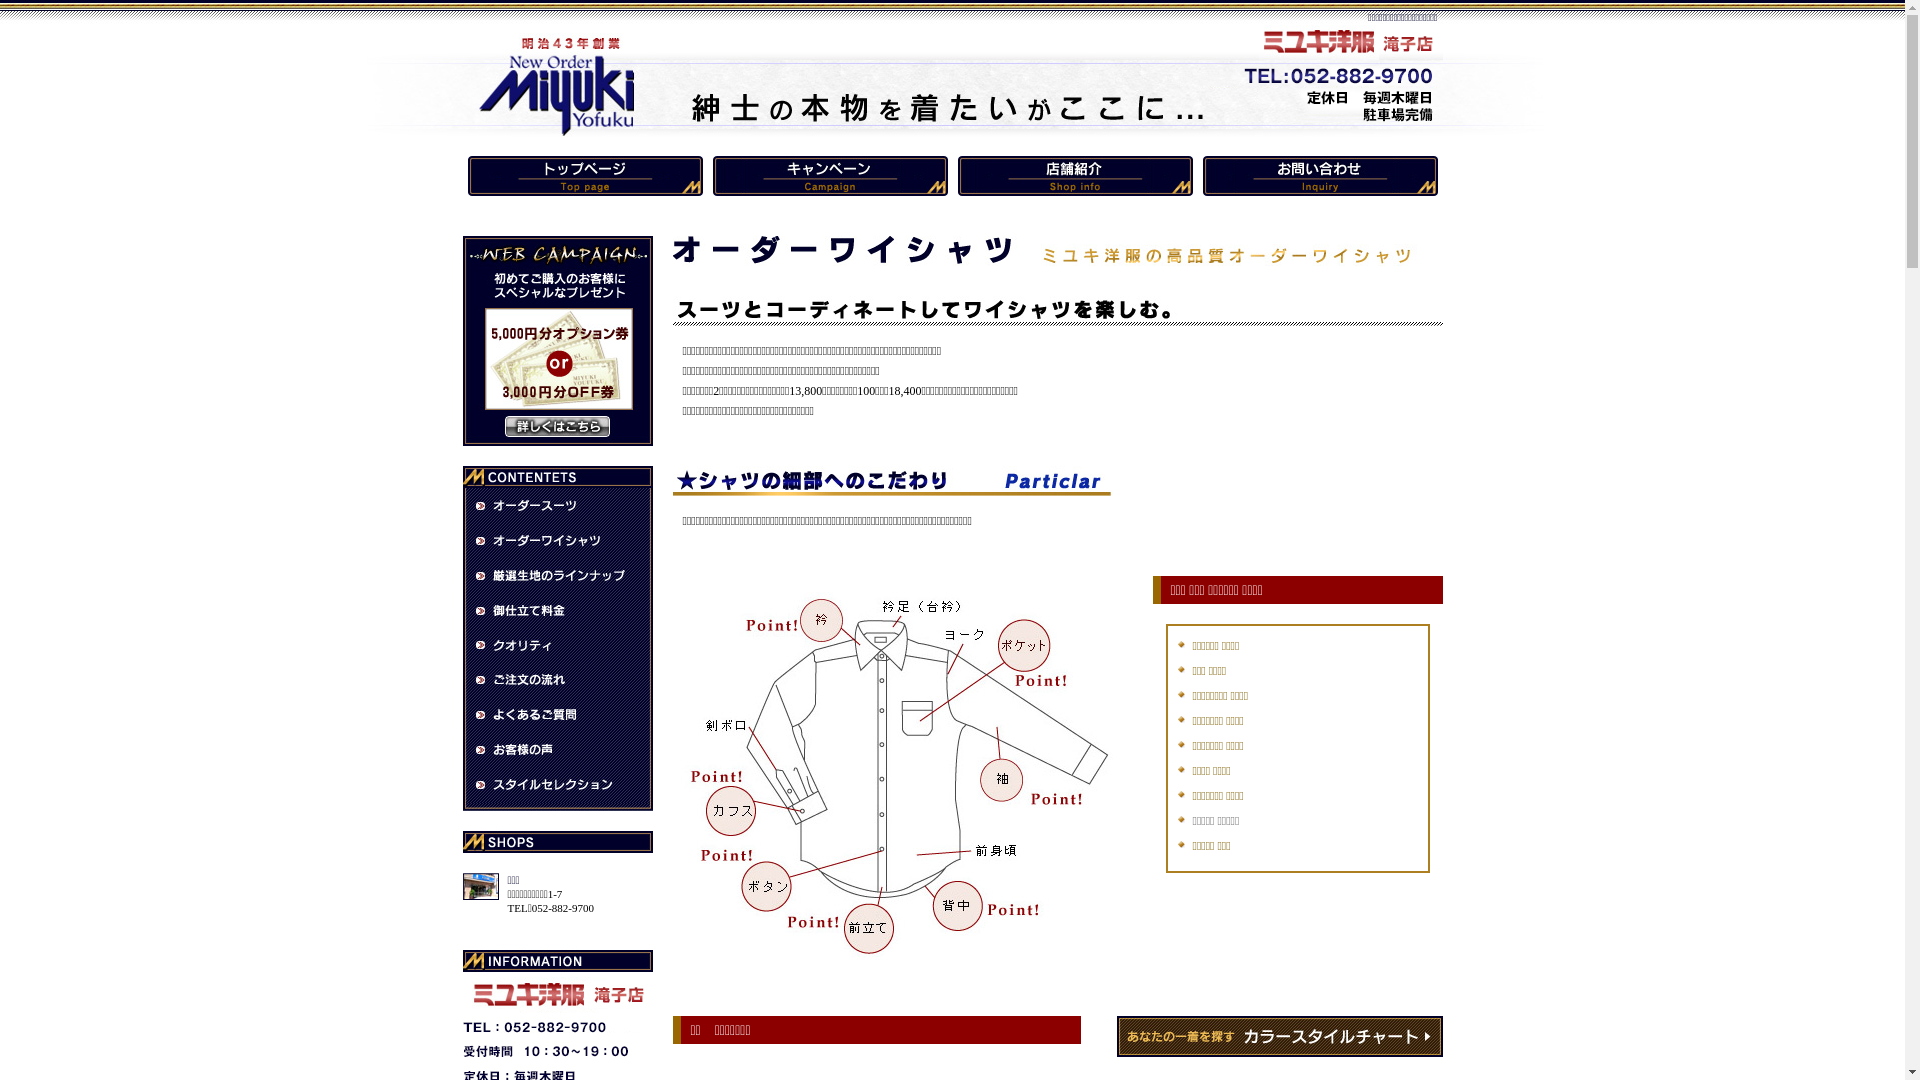  I want to click on 'Q&A', so click(556, 714).